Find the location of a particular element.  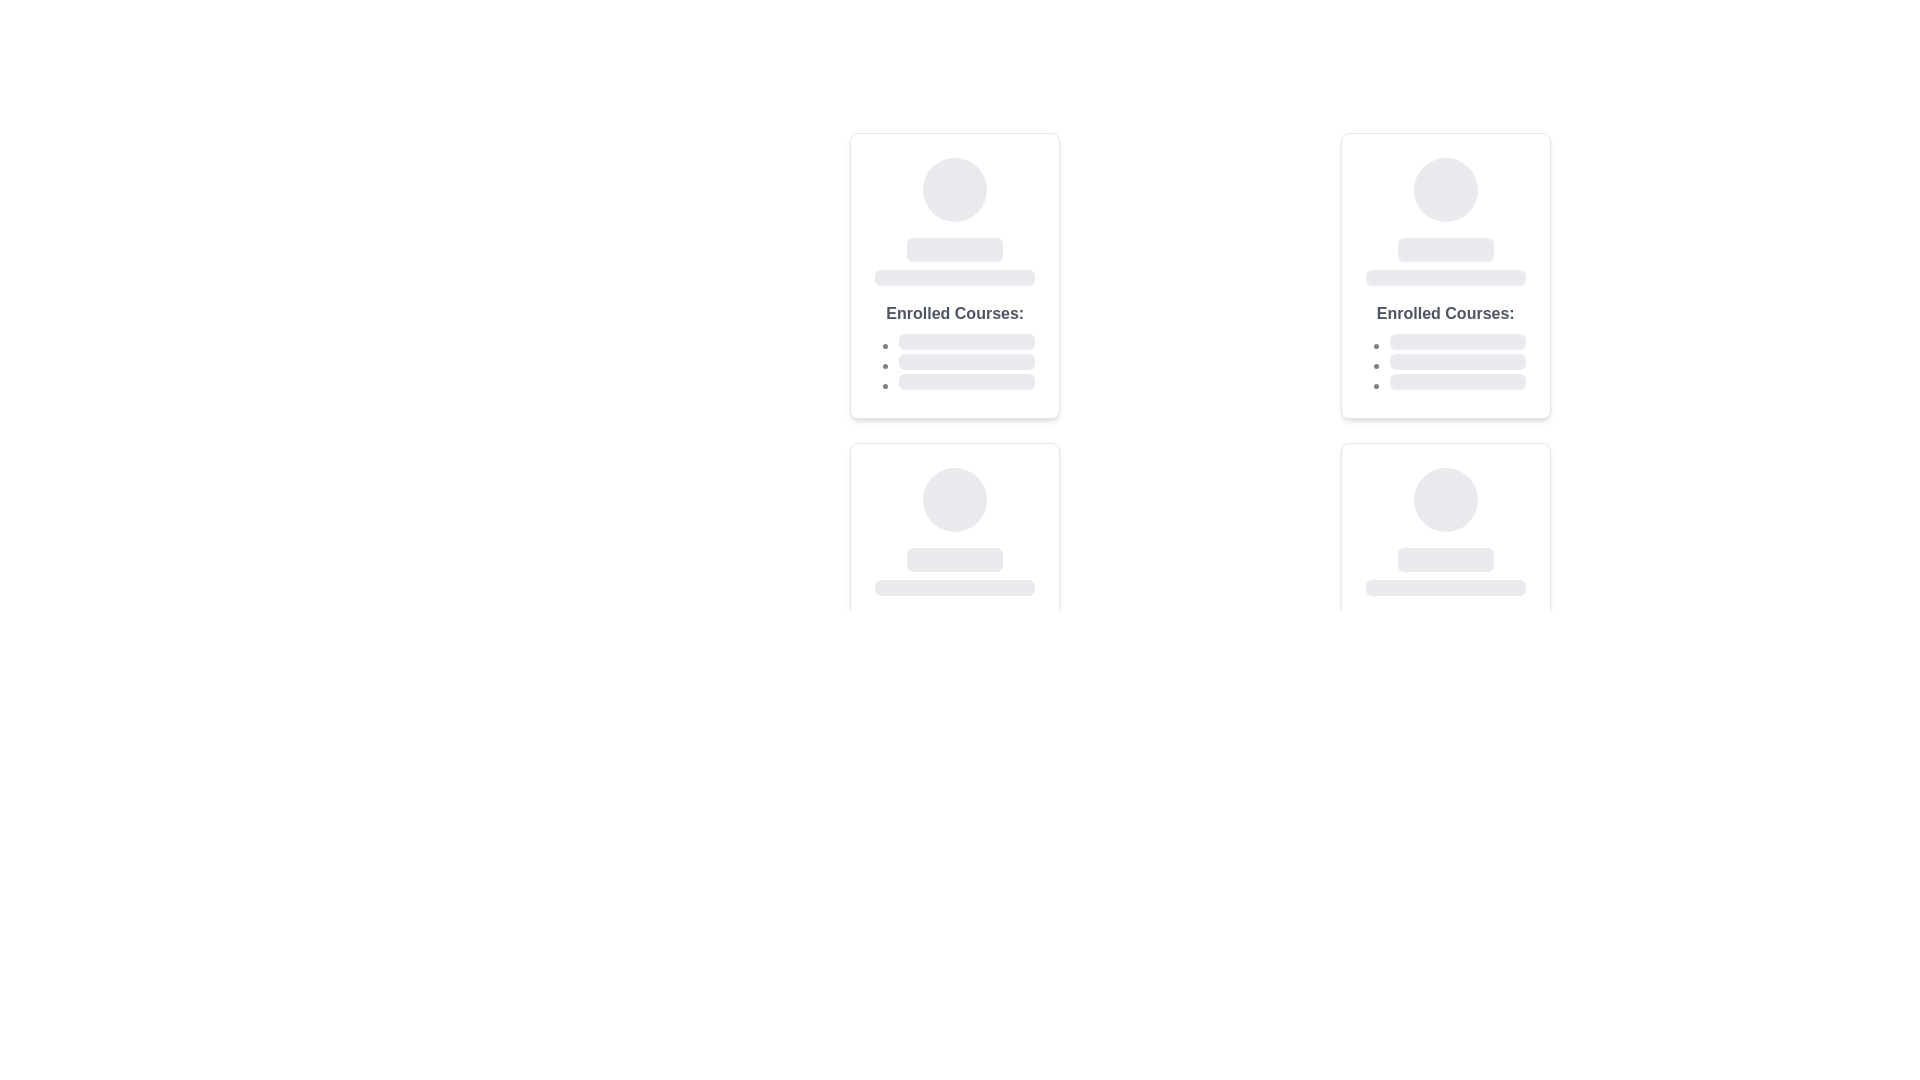

the second placeholder bar with a light gray background, rounded corners, located below another similar rectangle in a card-like layout is located at coordinates (1445, 277).